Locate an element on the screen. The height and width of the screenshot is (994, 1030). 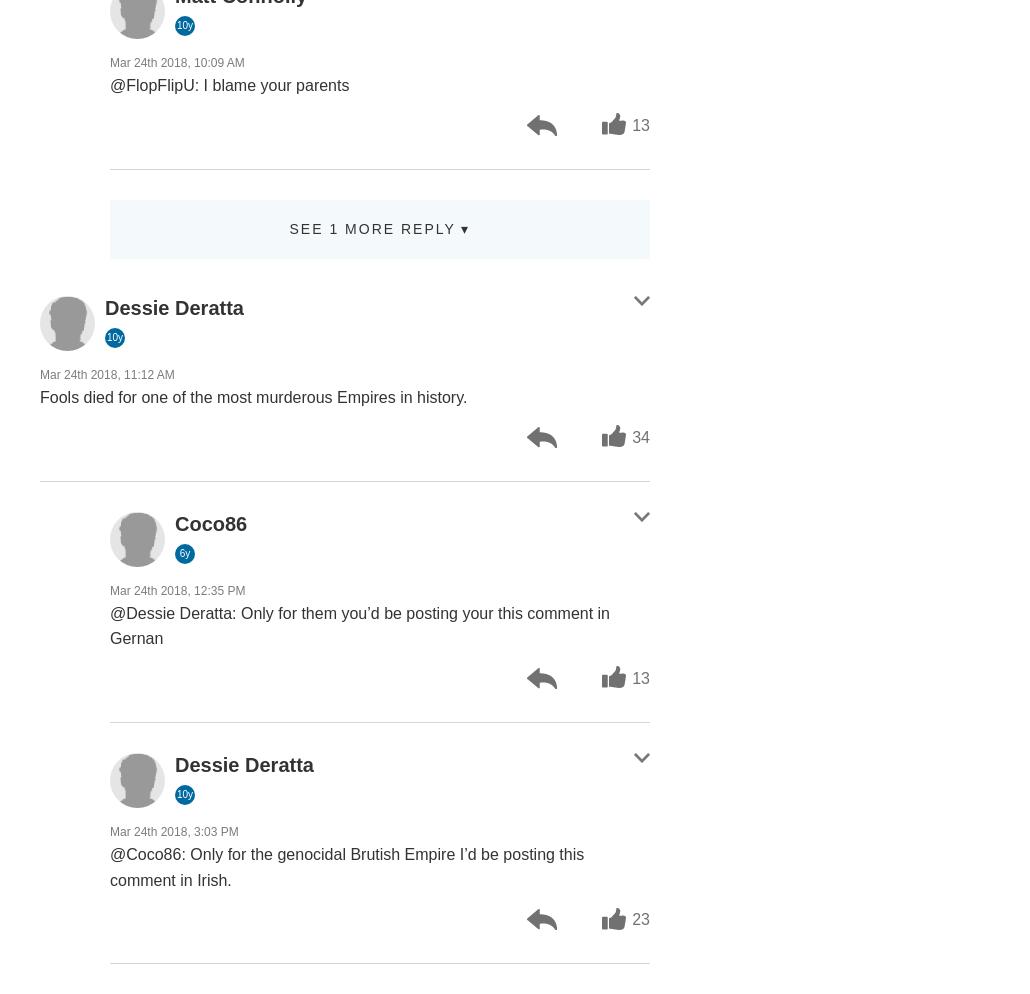
'Mar 24th 2018, 10:09 AM' is located at coordinates (176, 61).